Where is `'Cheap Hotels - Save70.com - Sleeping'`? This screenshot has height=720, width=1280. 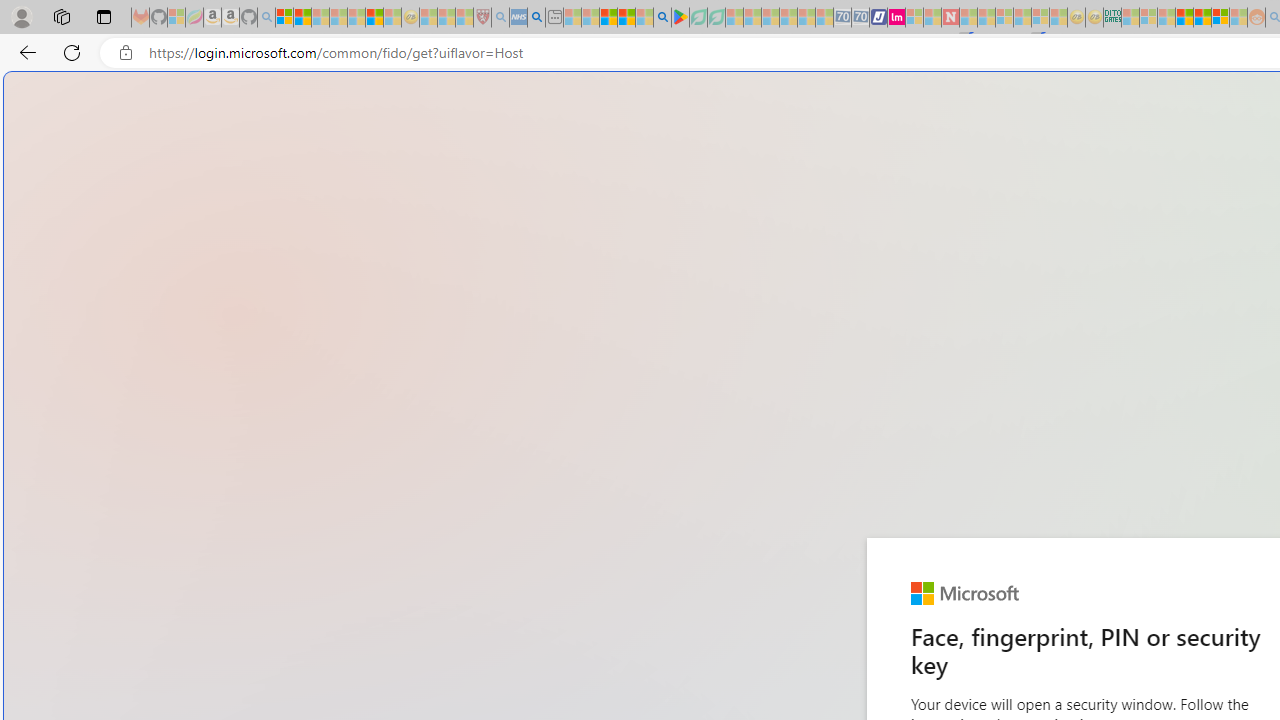 'Cheap Hotels - Save70.com - Sleeping' is located at coordinates (860, 17).